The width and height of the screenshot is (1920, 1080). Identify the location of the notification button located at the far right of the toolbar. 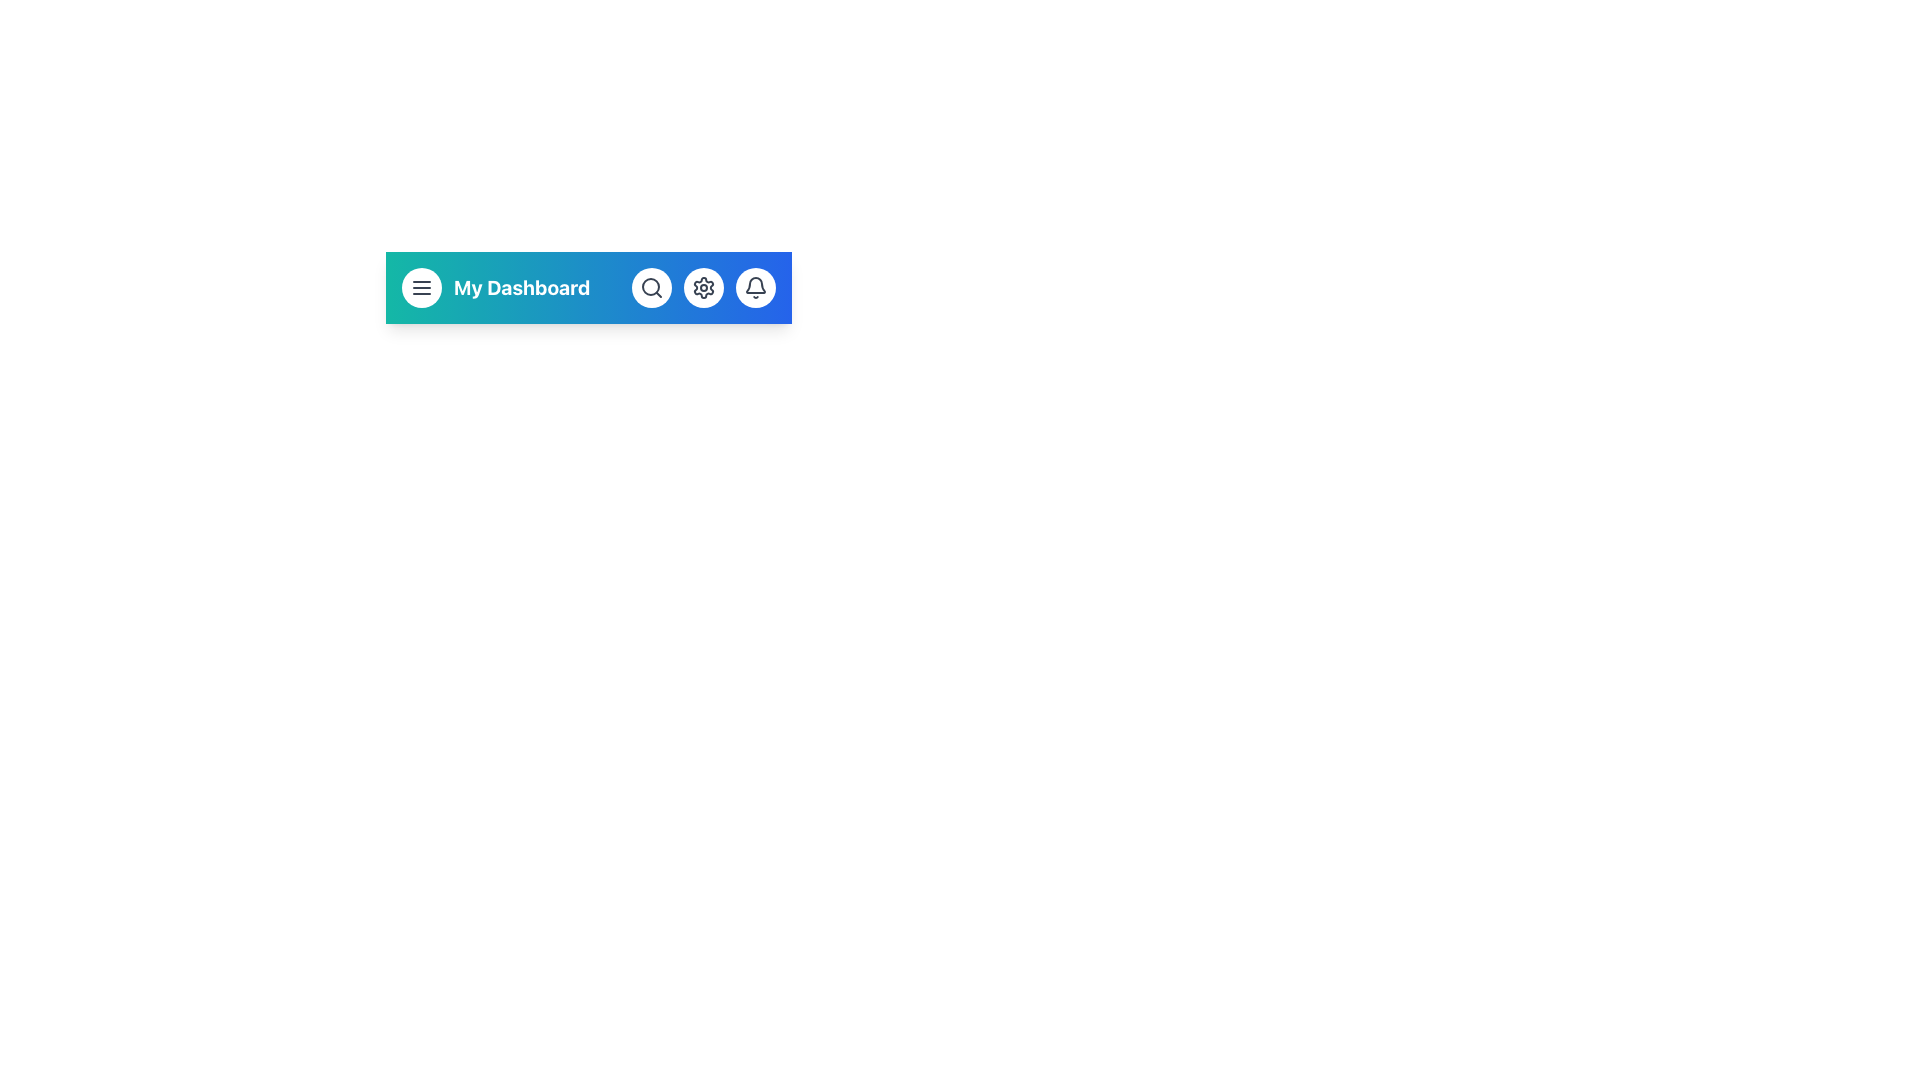
(754, 288).